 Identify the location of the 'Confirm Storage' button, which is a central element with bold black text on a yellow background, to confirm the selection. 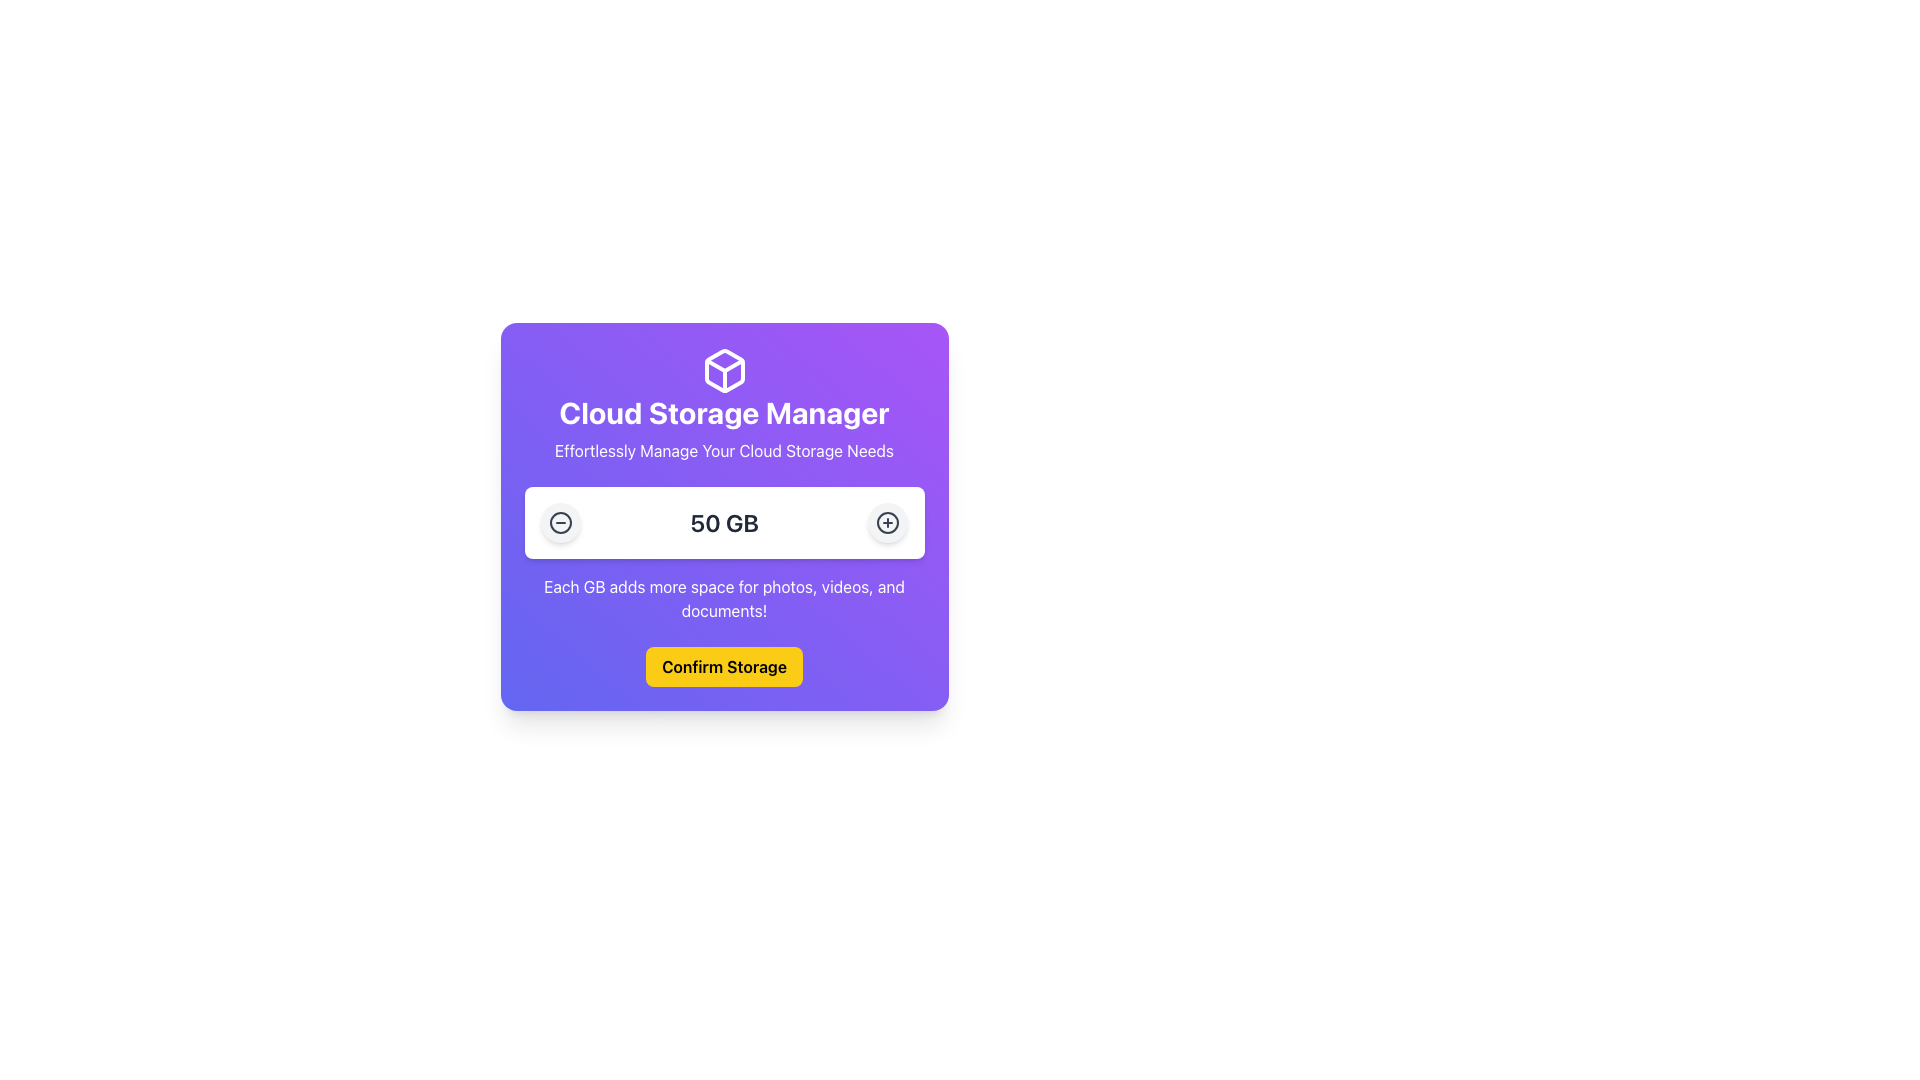
(723, 667).